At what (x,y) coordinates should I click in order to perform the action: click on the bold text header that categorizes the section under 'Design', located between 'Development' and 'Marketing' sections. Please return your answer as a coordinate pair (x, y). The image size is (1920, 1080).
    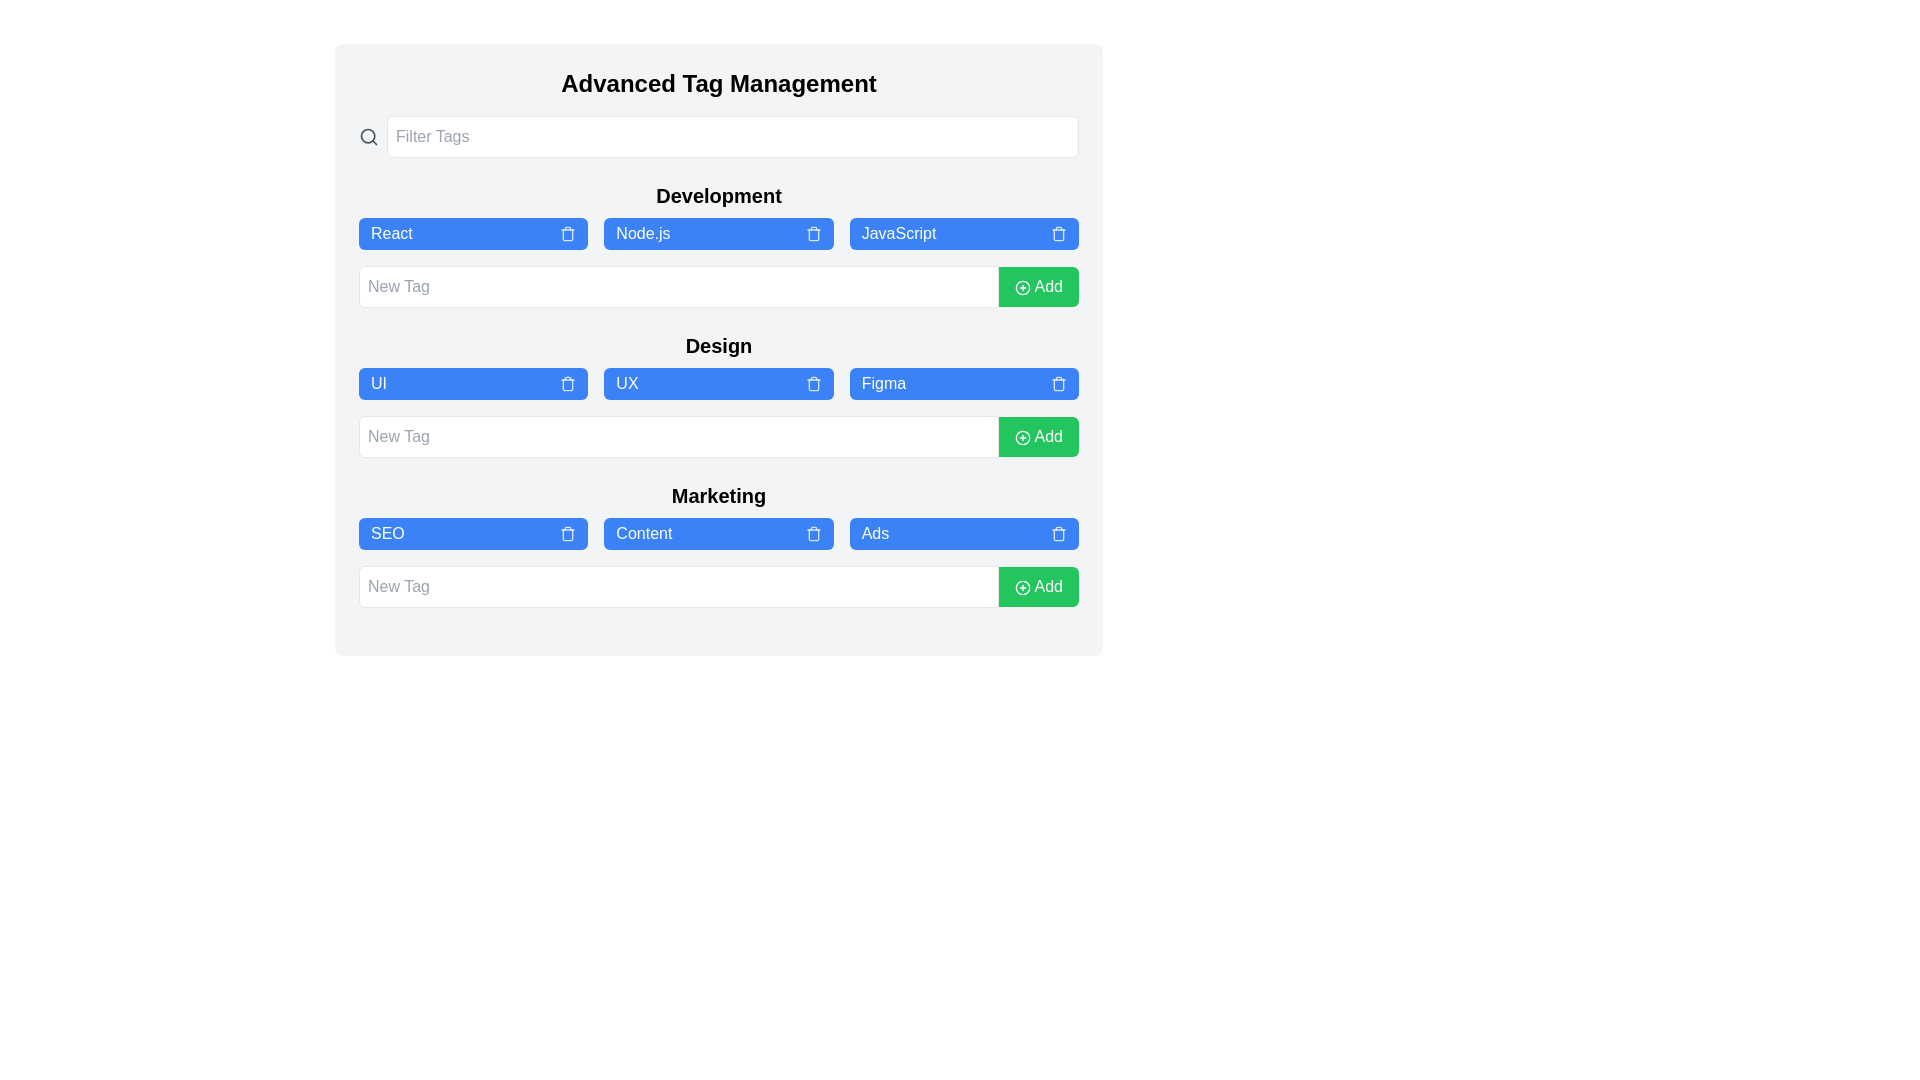
    Looking at the image, I should click on (719, 345).